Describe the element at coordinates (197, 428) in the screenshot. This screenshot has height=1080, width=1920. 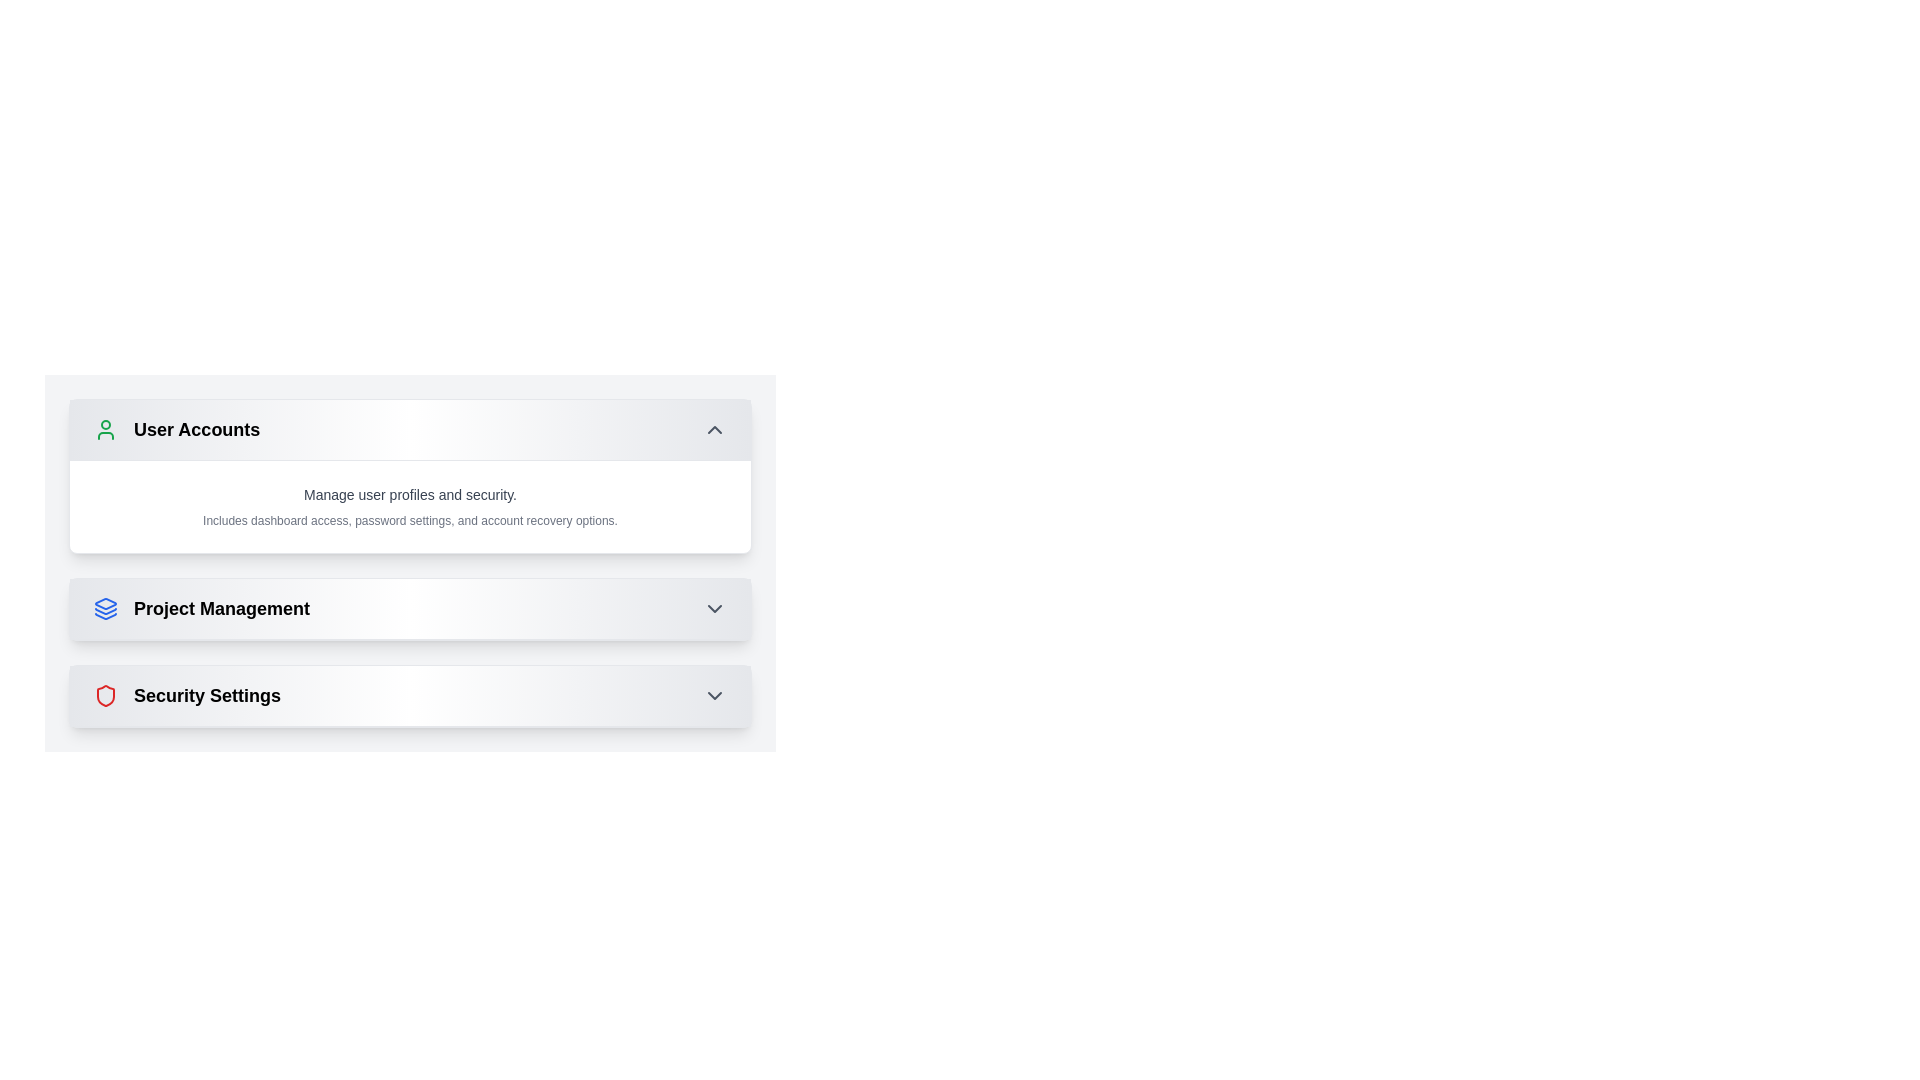
I see `the User Accounts heading text label located at the top of the section, which provides context to the adjacent icon` at that location.